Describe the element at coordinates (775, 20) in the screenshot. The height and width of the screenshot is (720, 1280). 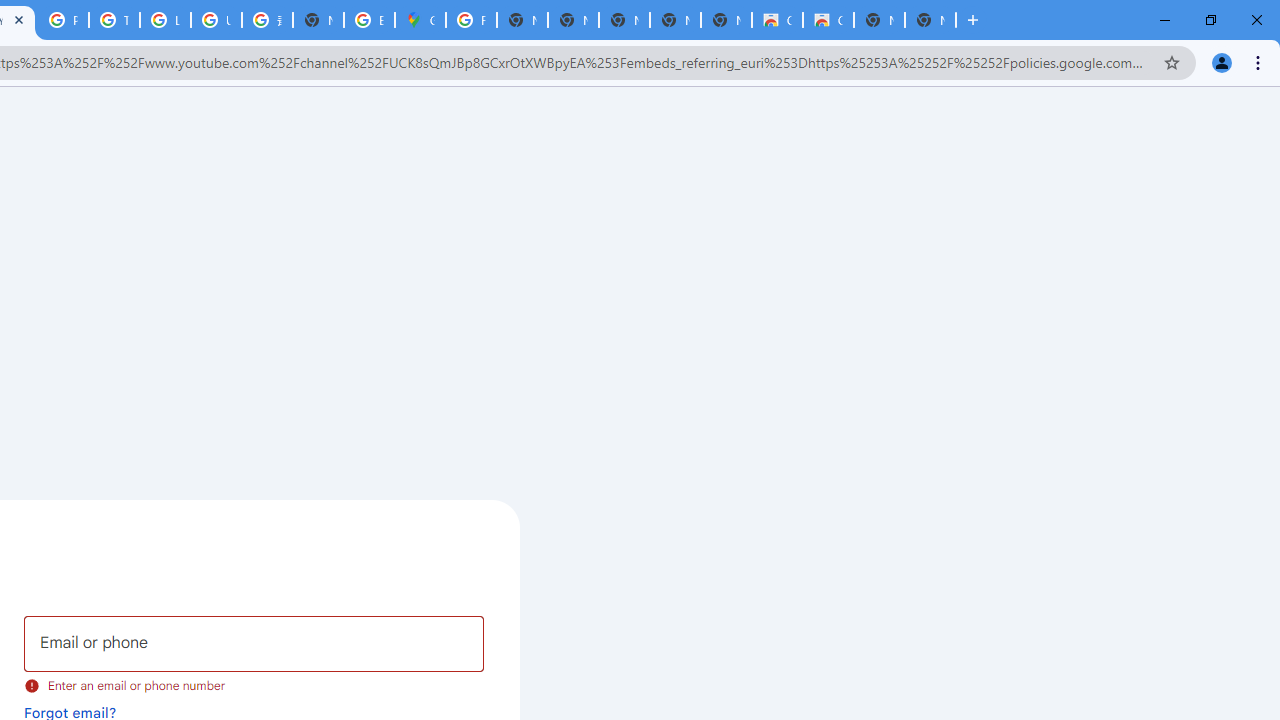
I see `'Classic Blue - Chrome Web Store'` at that location.